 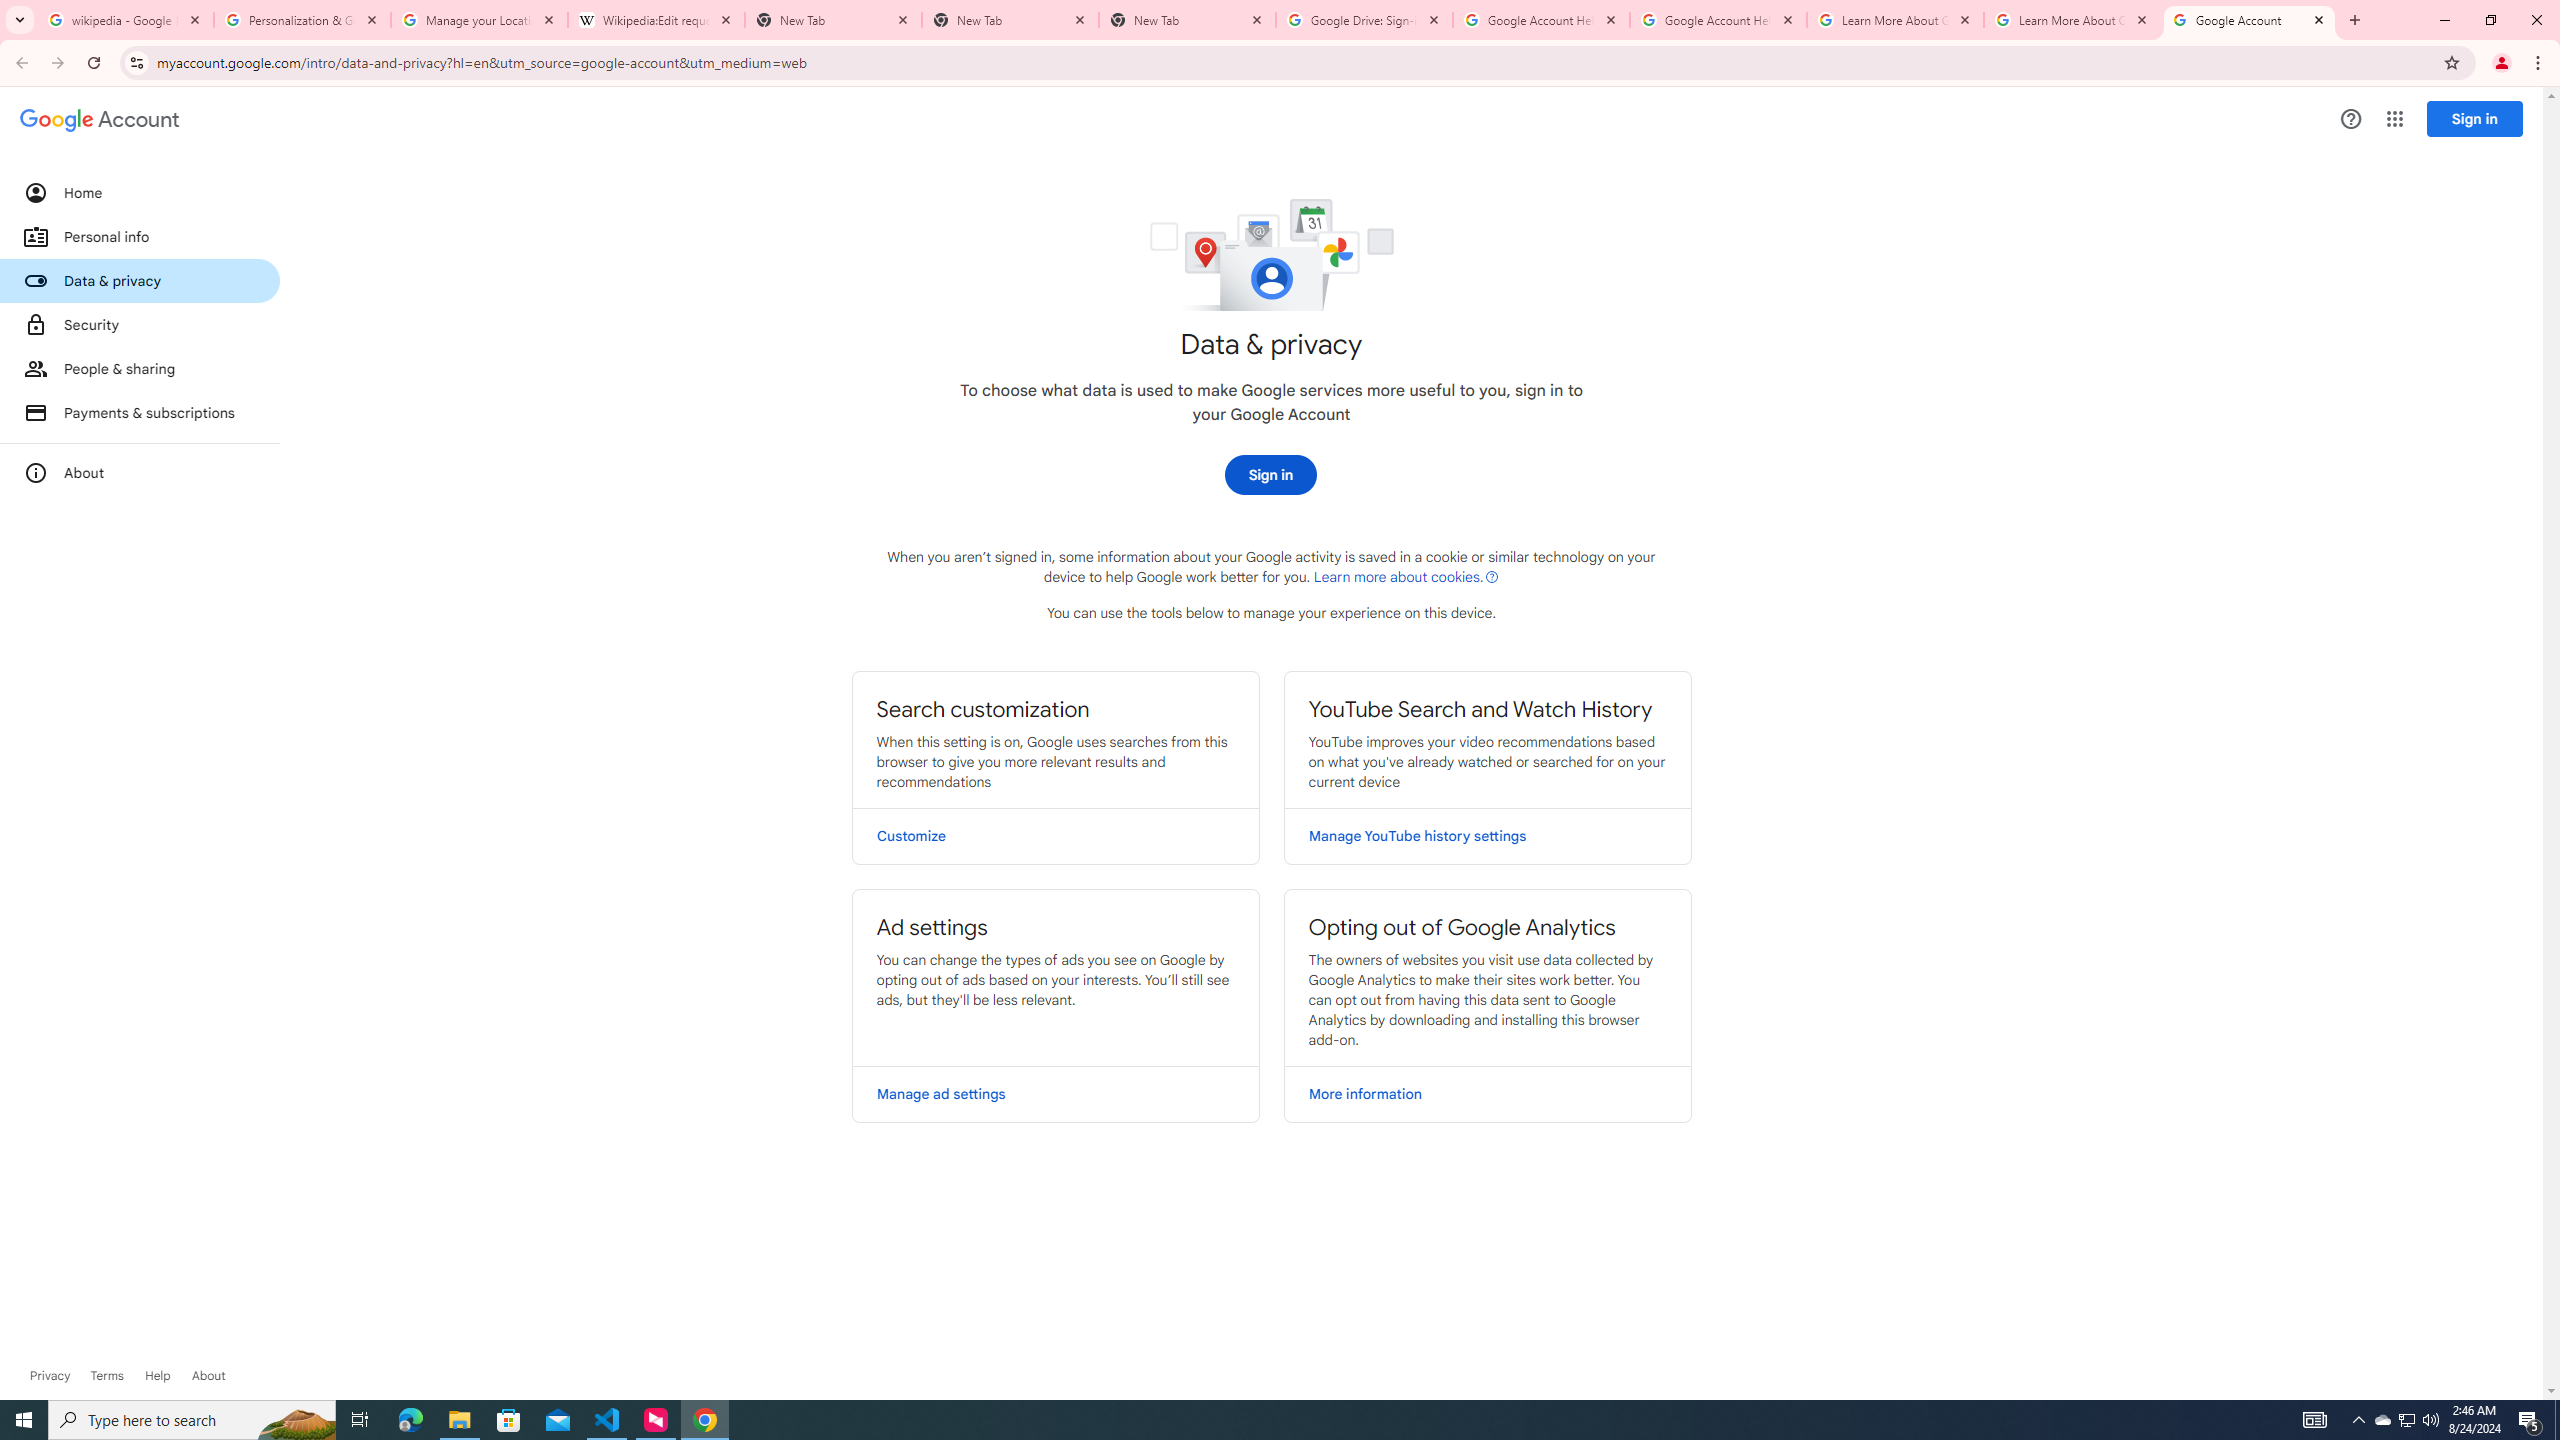 I want to click on 'More information about the Google Account', so click(x=138, y=472).